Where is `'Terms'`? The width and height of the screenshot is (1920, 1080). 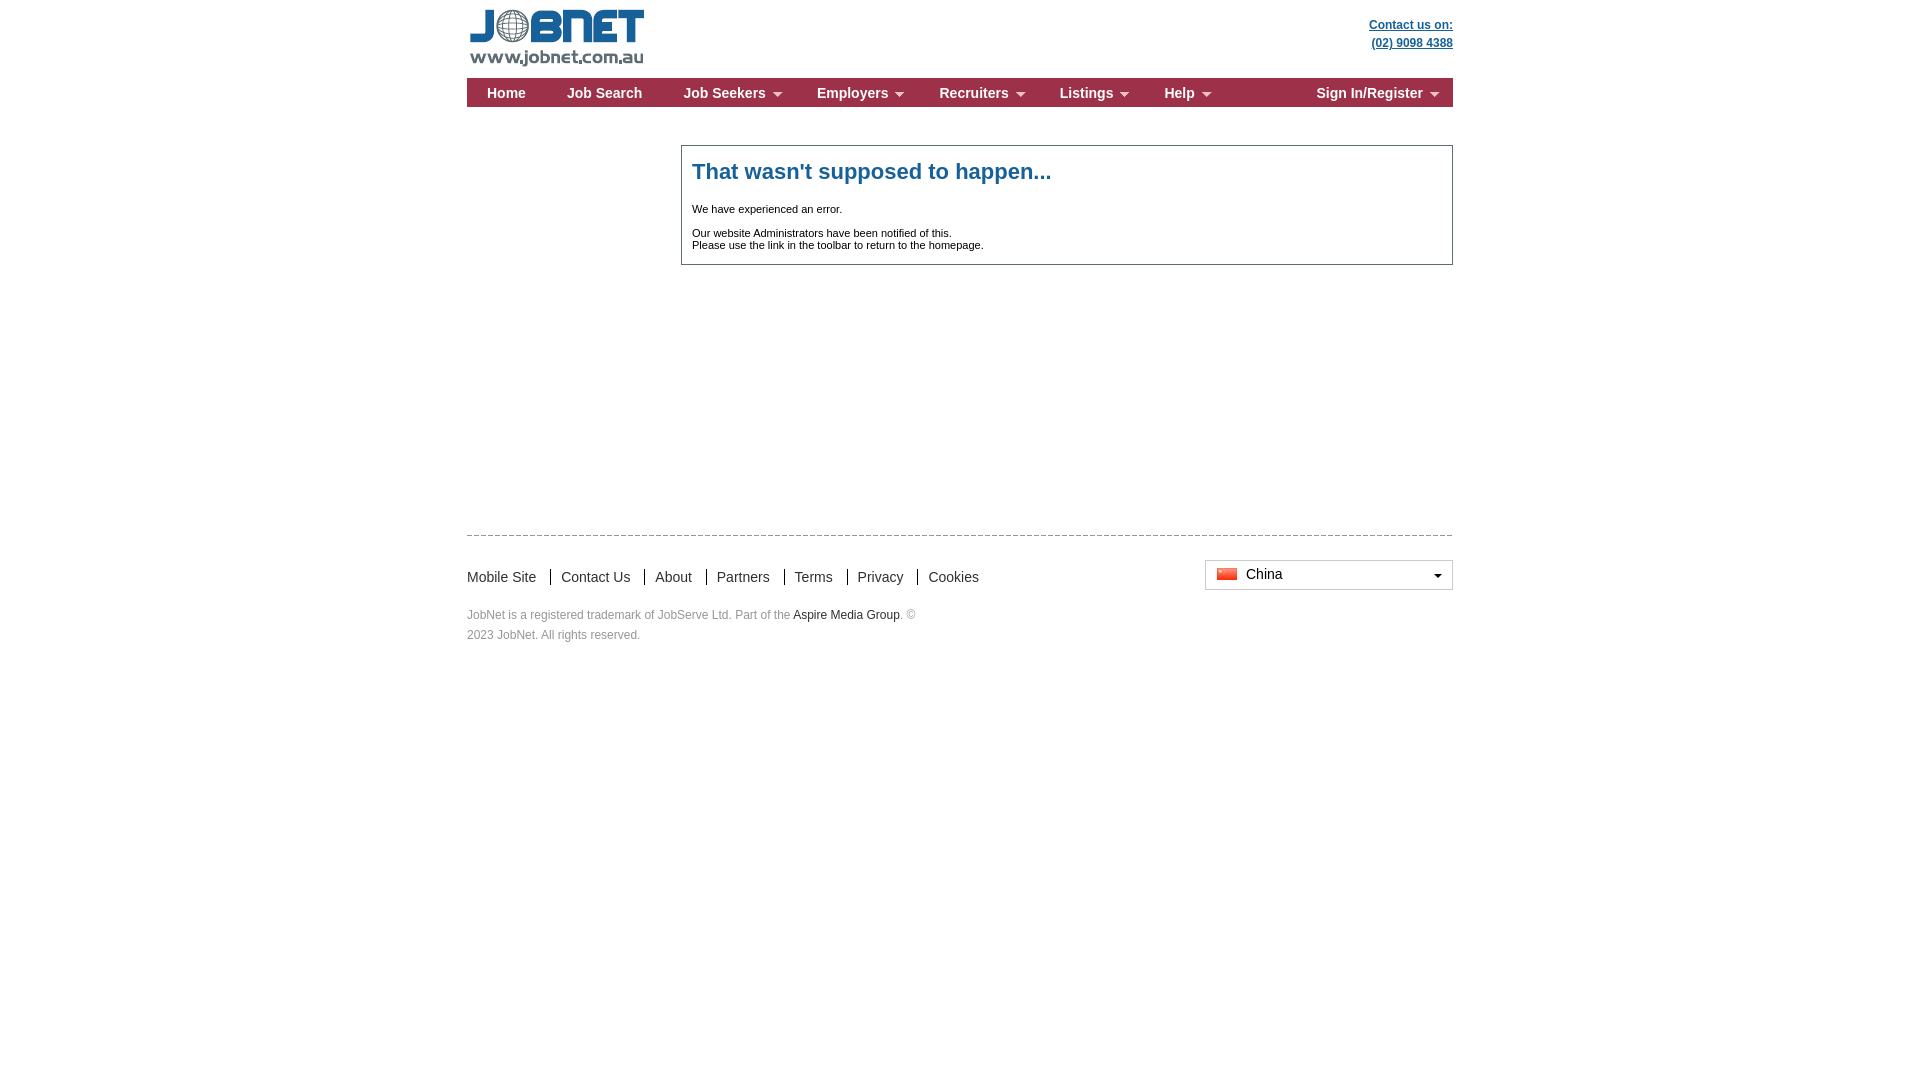 'Terms' is located at coordinates (814, 577).